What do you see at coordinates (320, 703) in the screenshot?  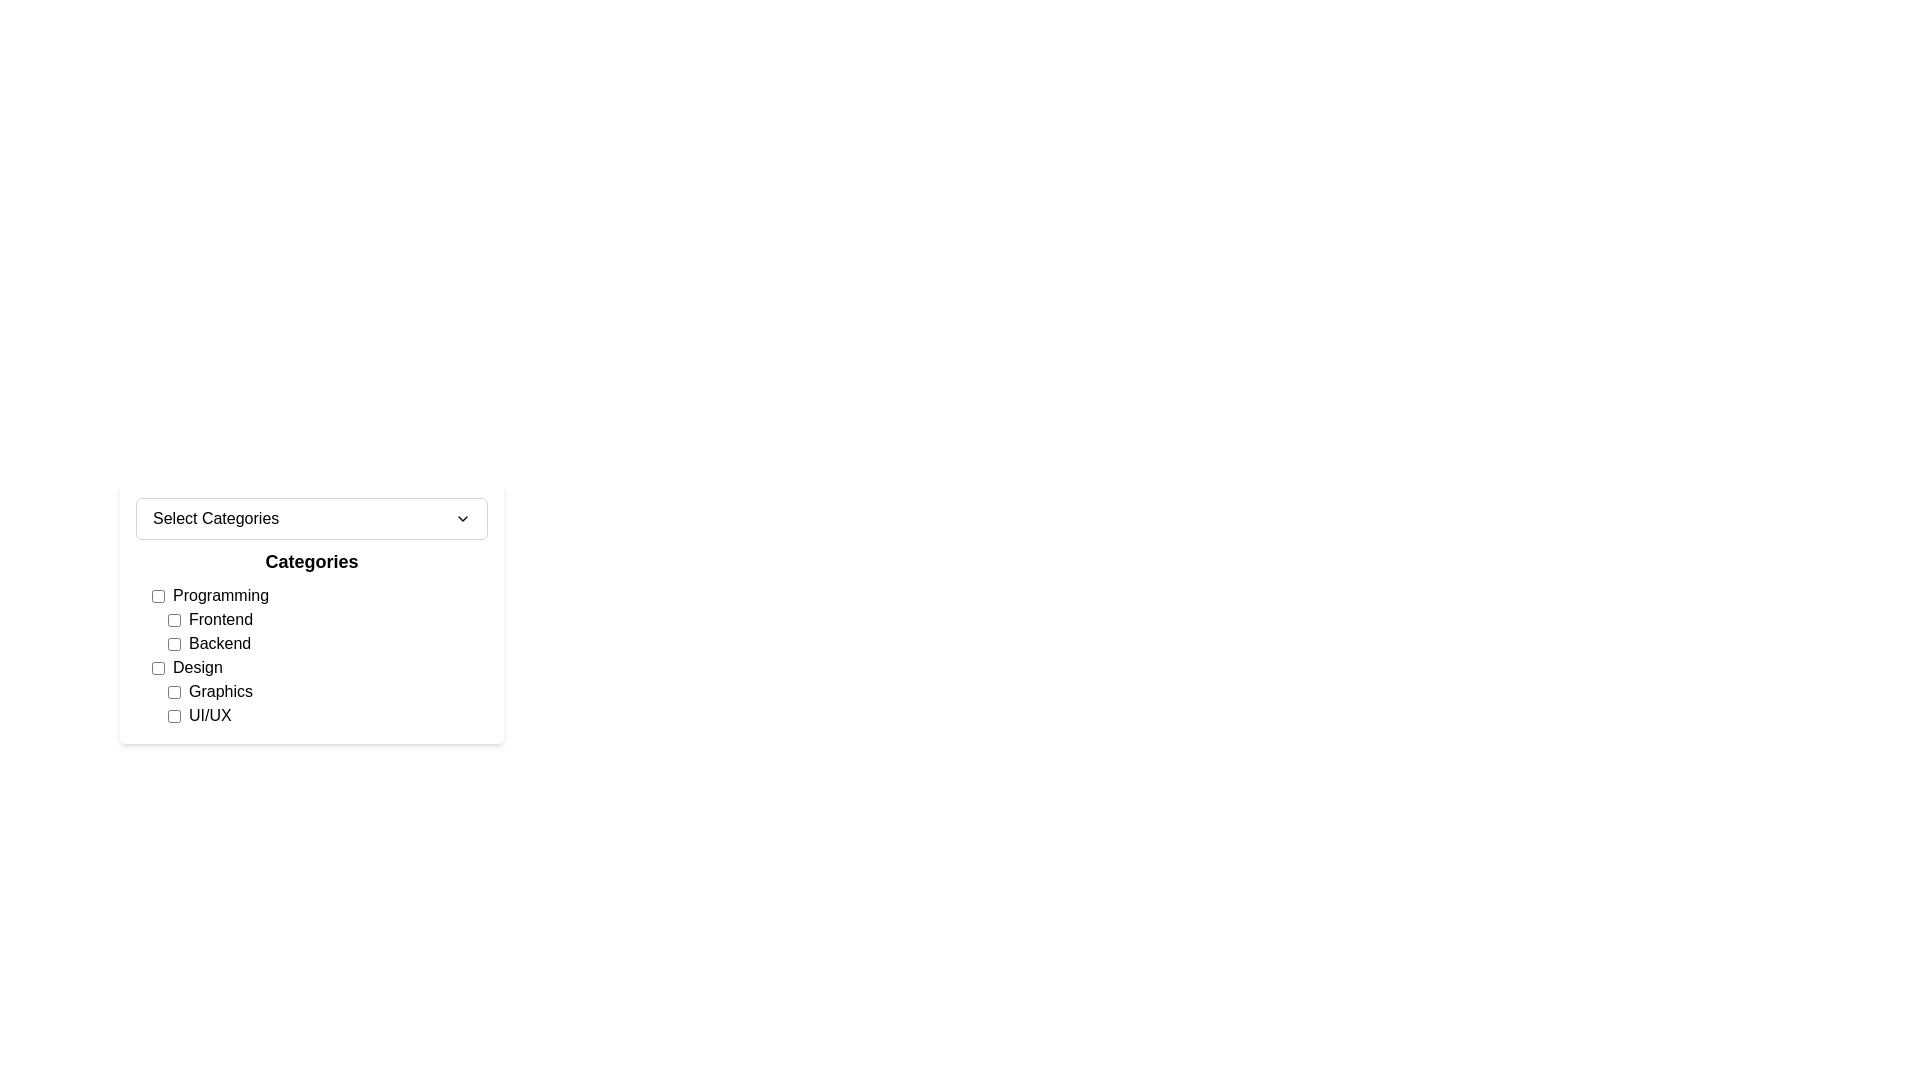 I see `the 'Graphics' checkbox located under the 'Design' category` at bounding box center [320, 703].